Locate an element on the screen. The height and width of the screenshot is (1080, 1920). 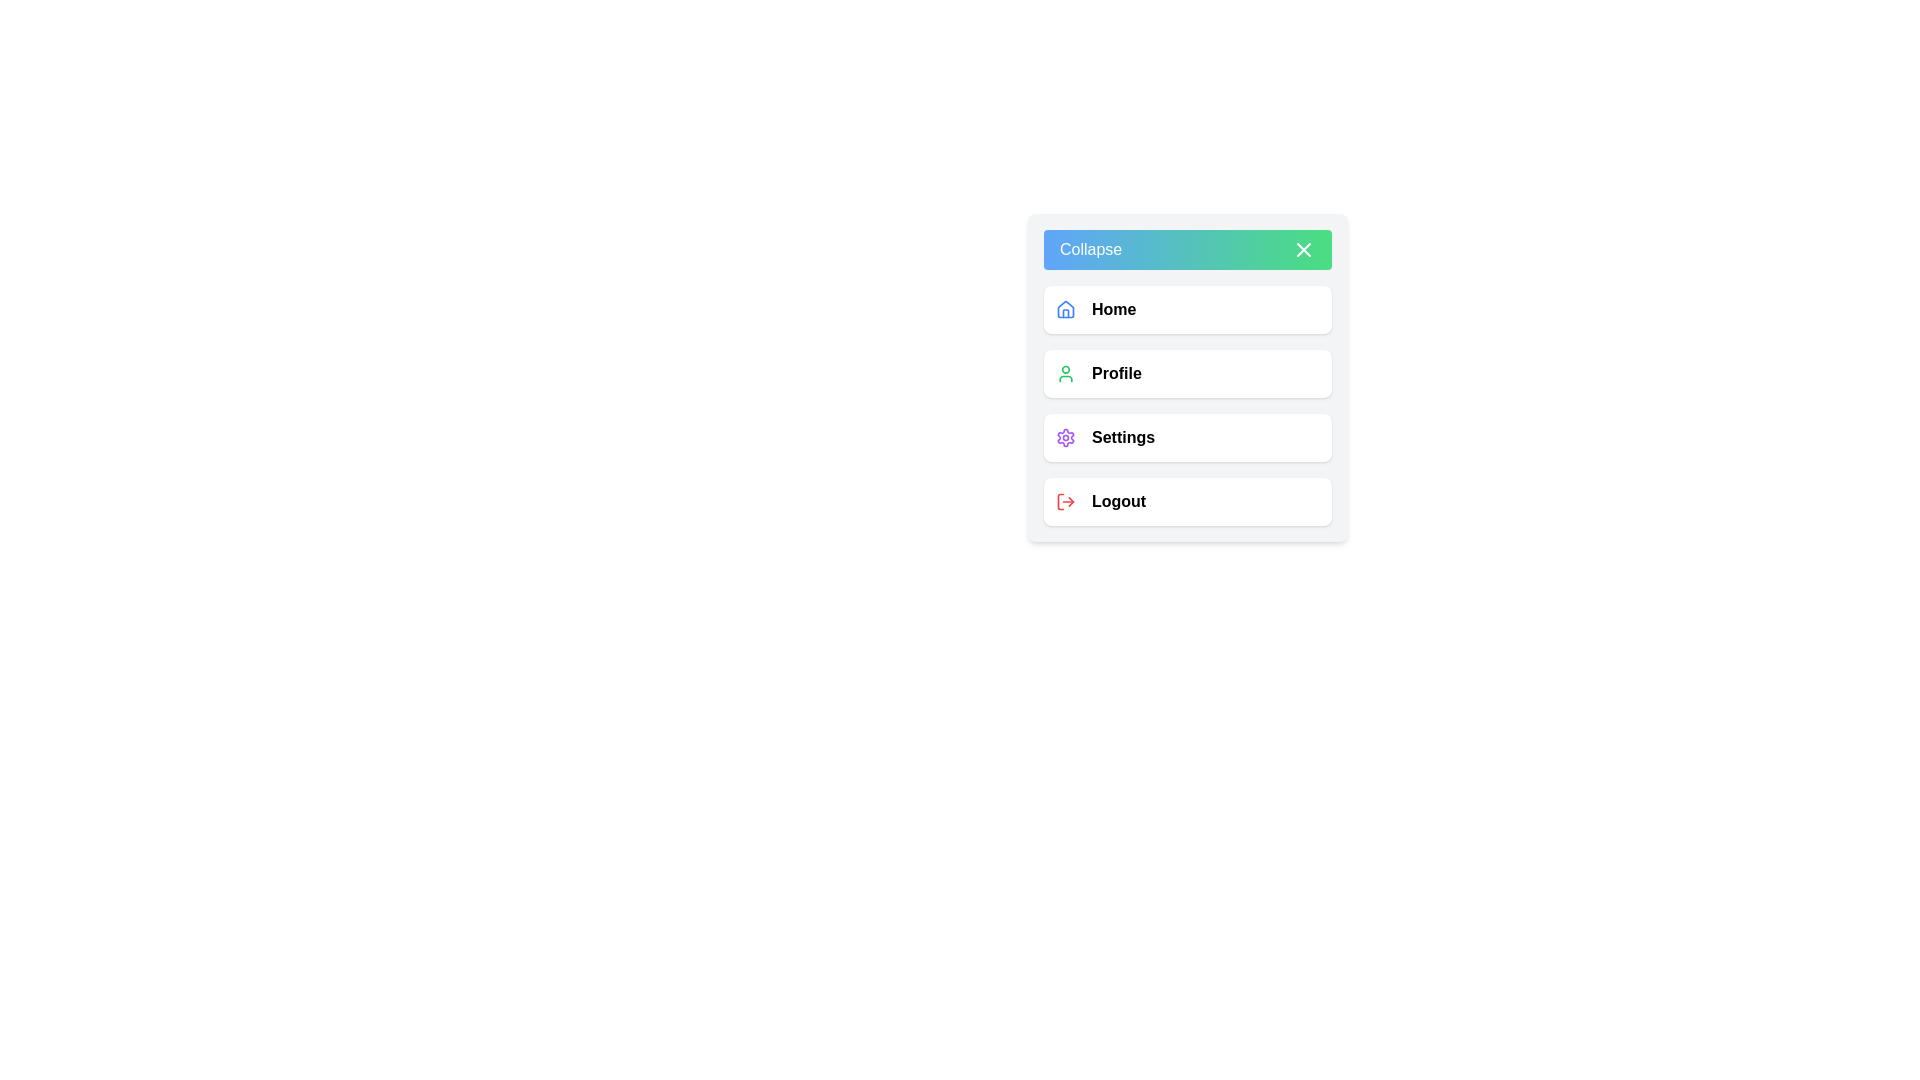
the 'Logout' menu item in the sidebar is located at coordinates (1188, 500).